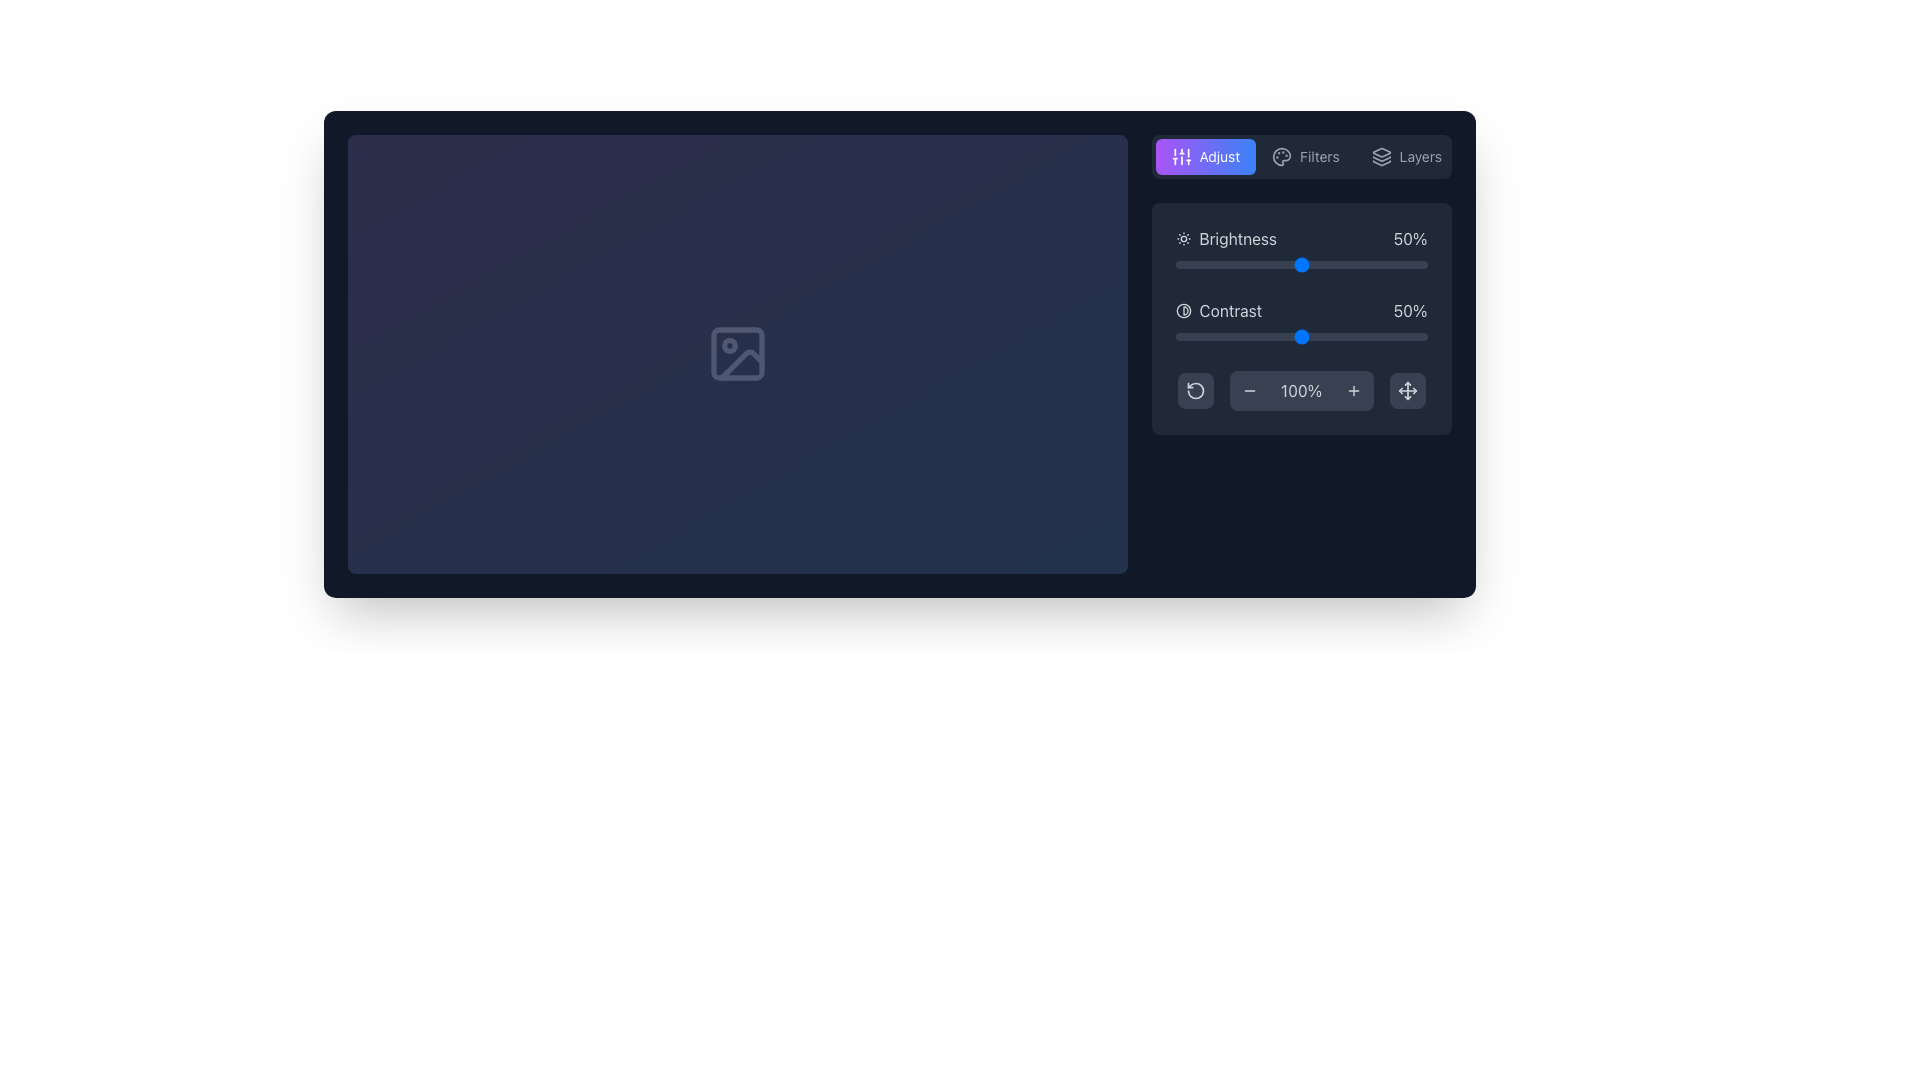  Describe the element at coordinates (1282, 156) in the screenshot. I see `the palette icon located near the top-right corner of the interface, which is used` at that location.